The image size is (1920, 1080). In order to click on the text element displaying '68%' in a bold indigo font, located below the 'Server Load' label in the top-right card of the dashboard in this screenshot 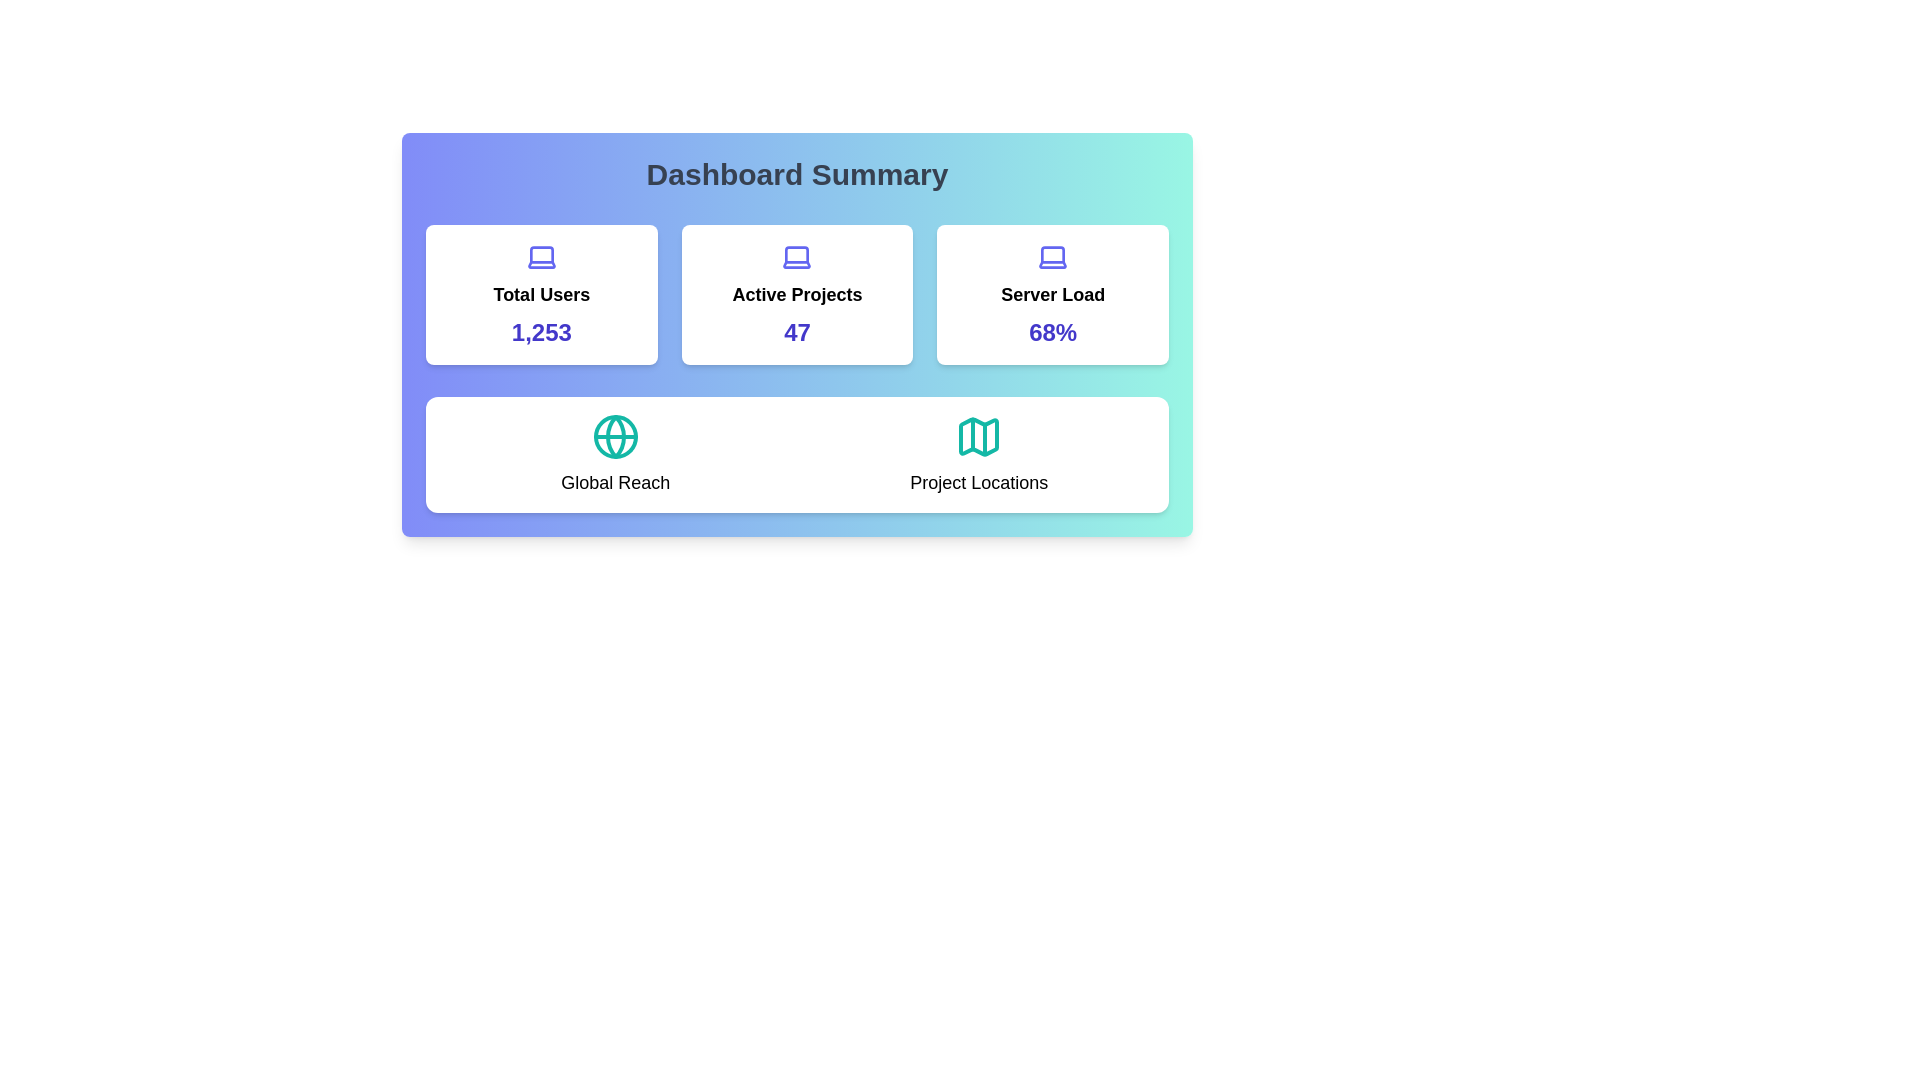, I will do `click(1052, 331)`.